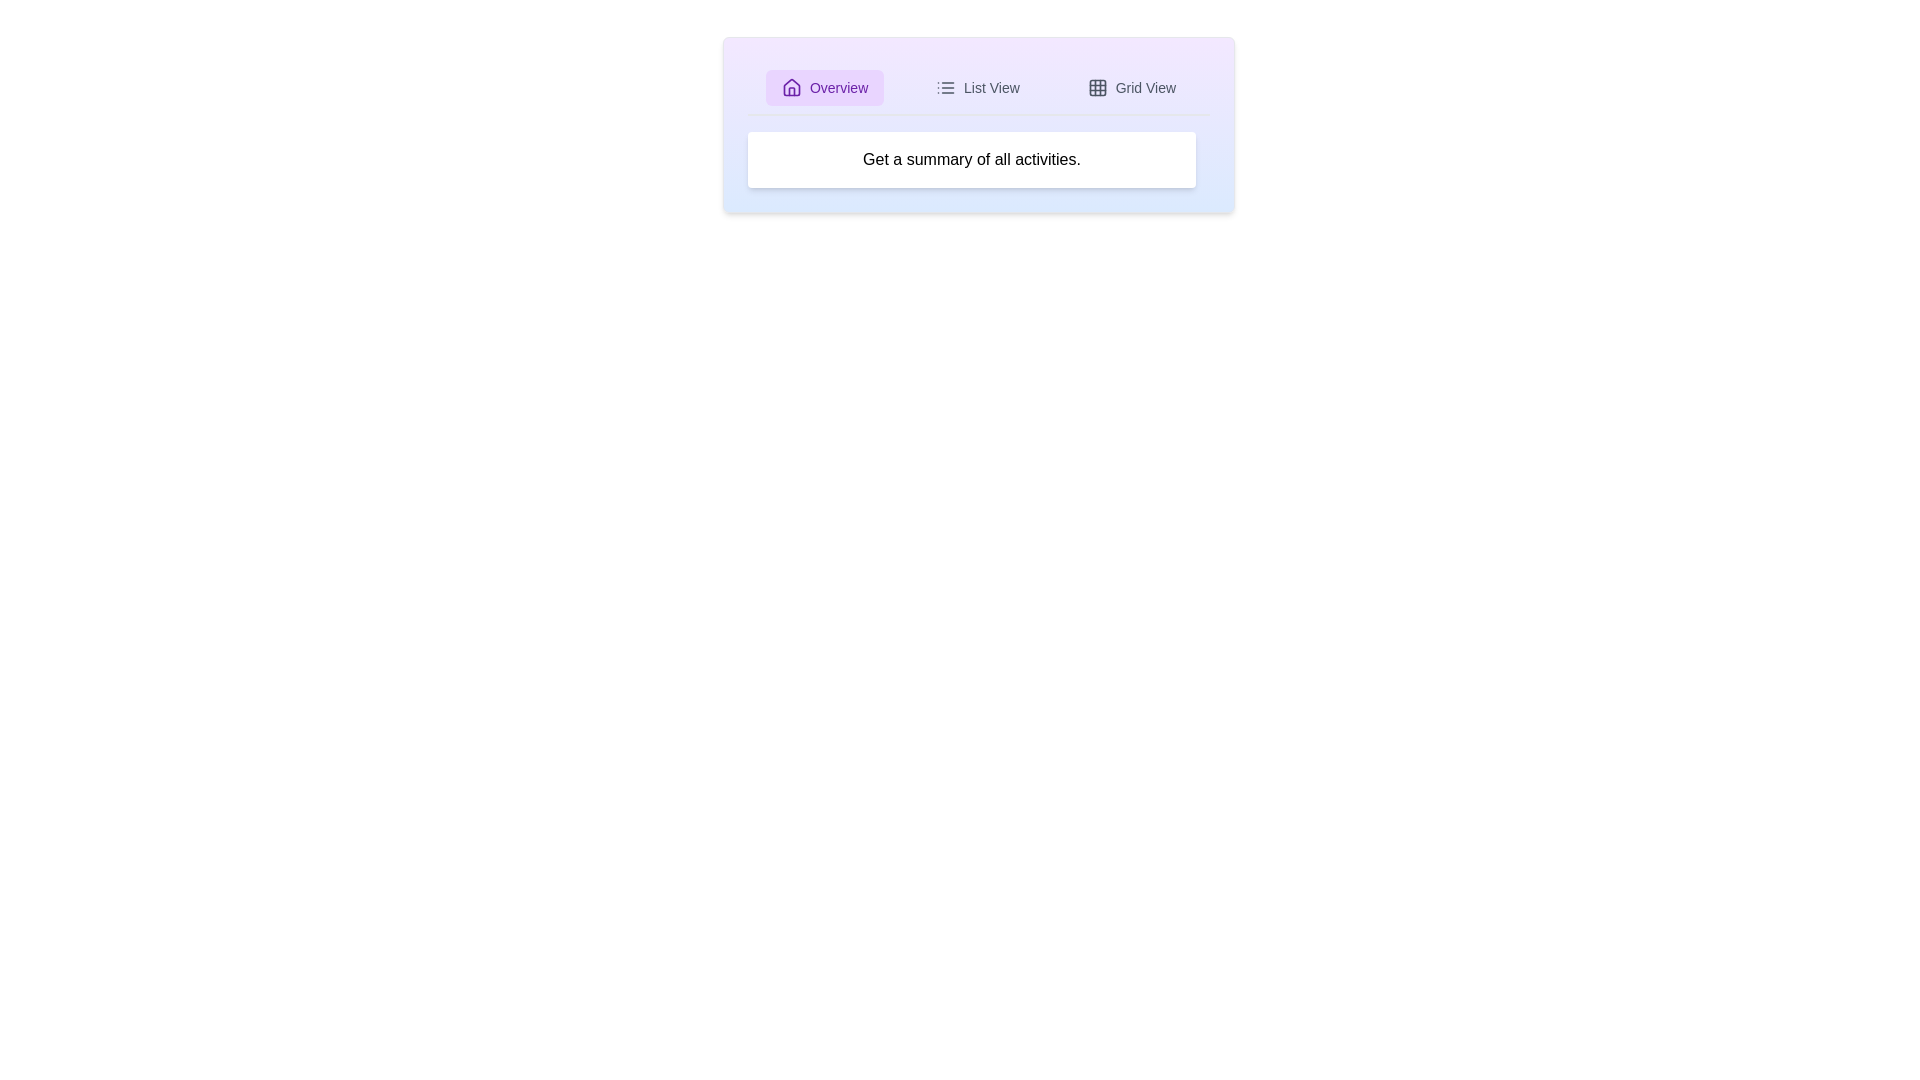 This screenshot has height=1080, width=1920. Describe the element at coordinates (825, 87) in the screenshot. I see `the Overview tab by clicking on the respective tab button` at that location.